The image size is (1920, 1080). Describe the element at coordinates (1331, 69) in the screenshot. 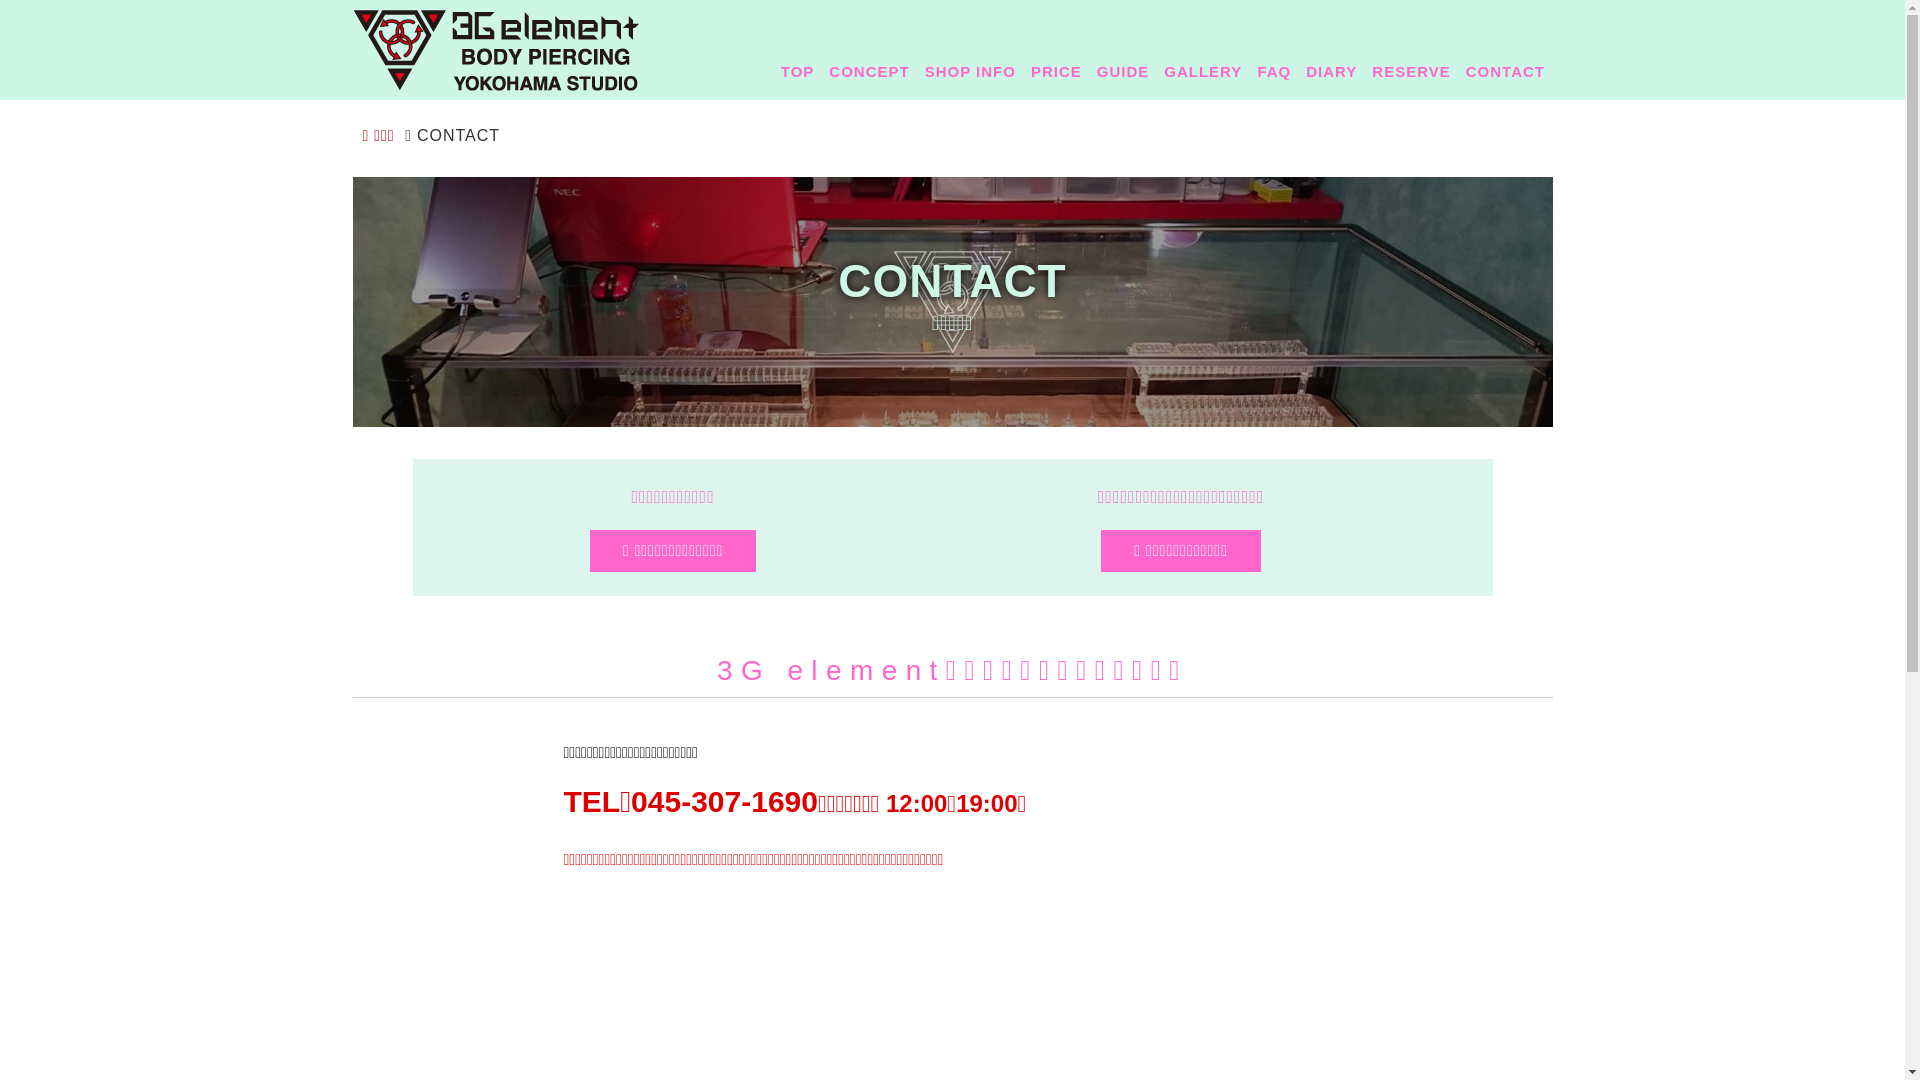

I see `'DIARY'` at that location.